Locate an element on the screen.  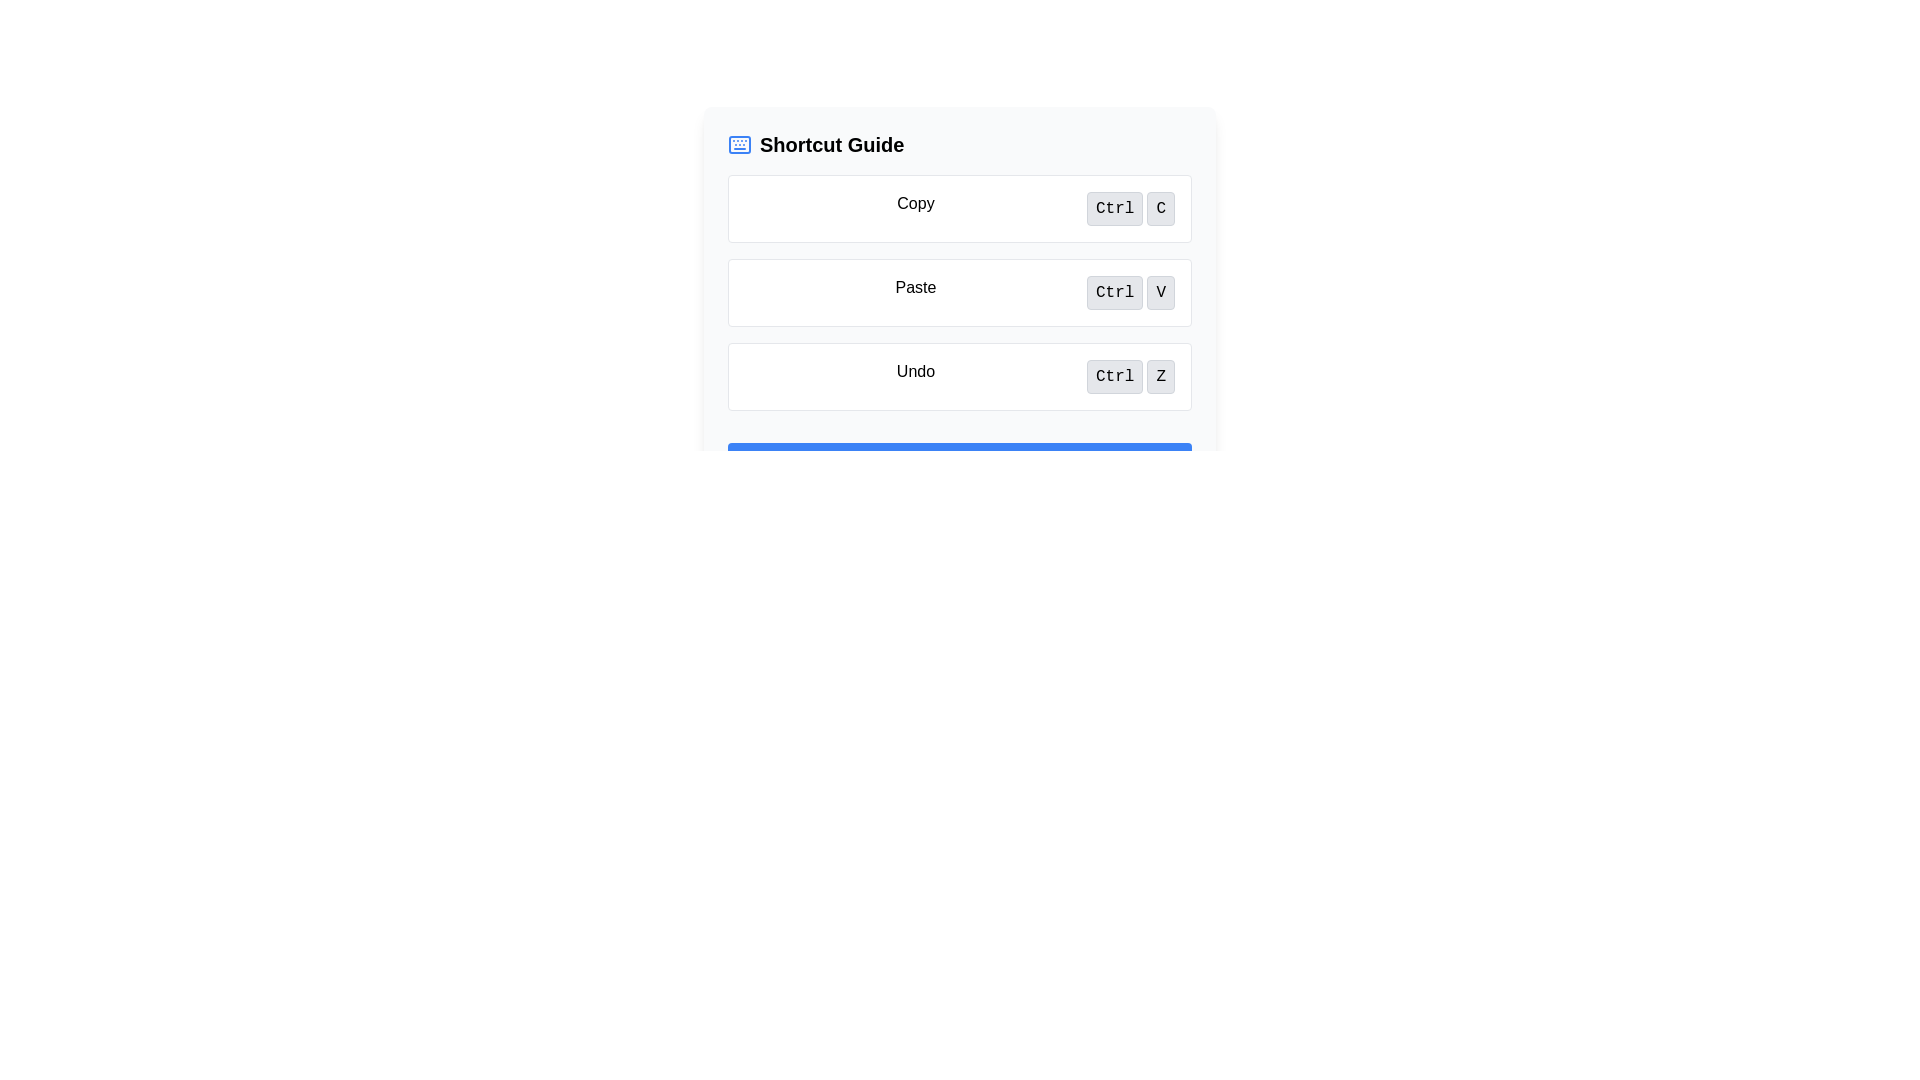
the 'Undo' text label, which is a bold text element aligned to the left within its group, located below the 'Copy' and 'Paste' entries in the shortcut options is located at coordinates (915, 371).